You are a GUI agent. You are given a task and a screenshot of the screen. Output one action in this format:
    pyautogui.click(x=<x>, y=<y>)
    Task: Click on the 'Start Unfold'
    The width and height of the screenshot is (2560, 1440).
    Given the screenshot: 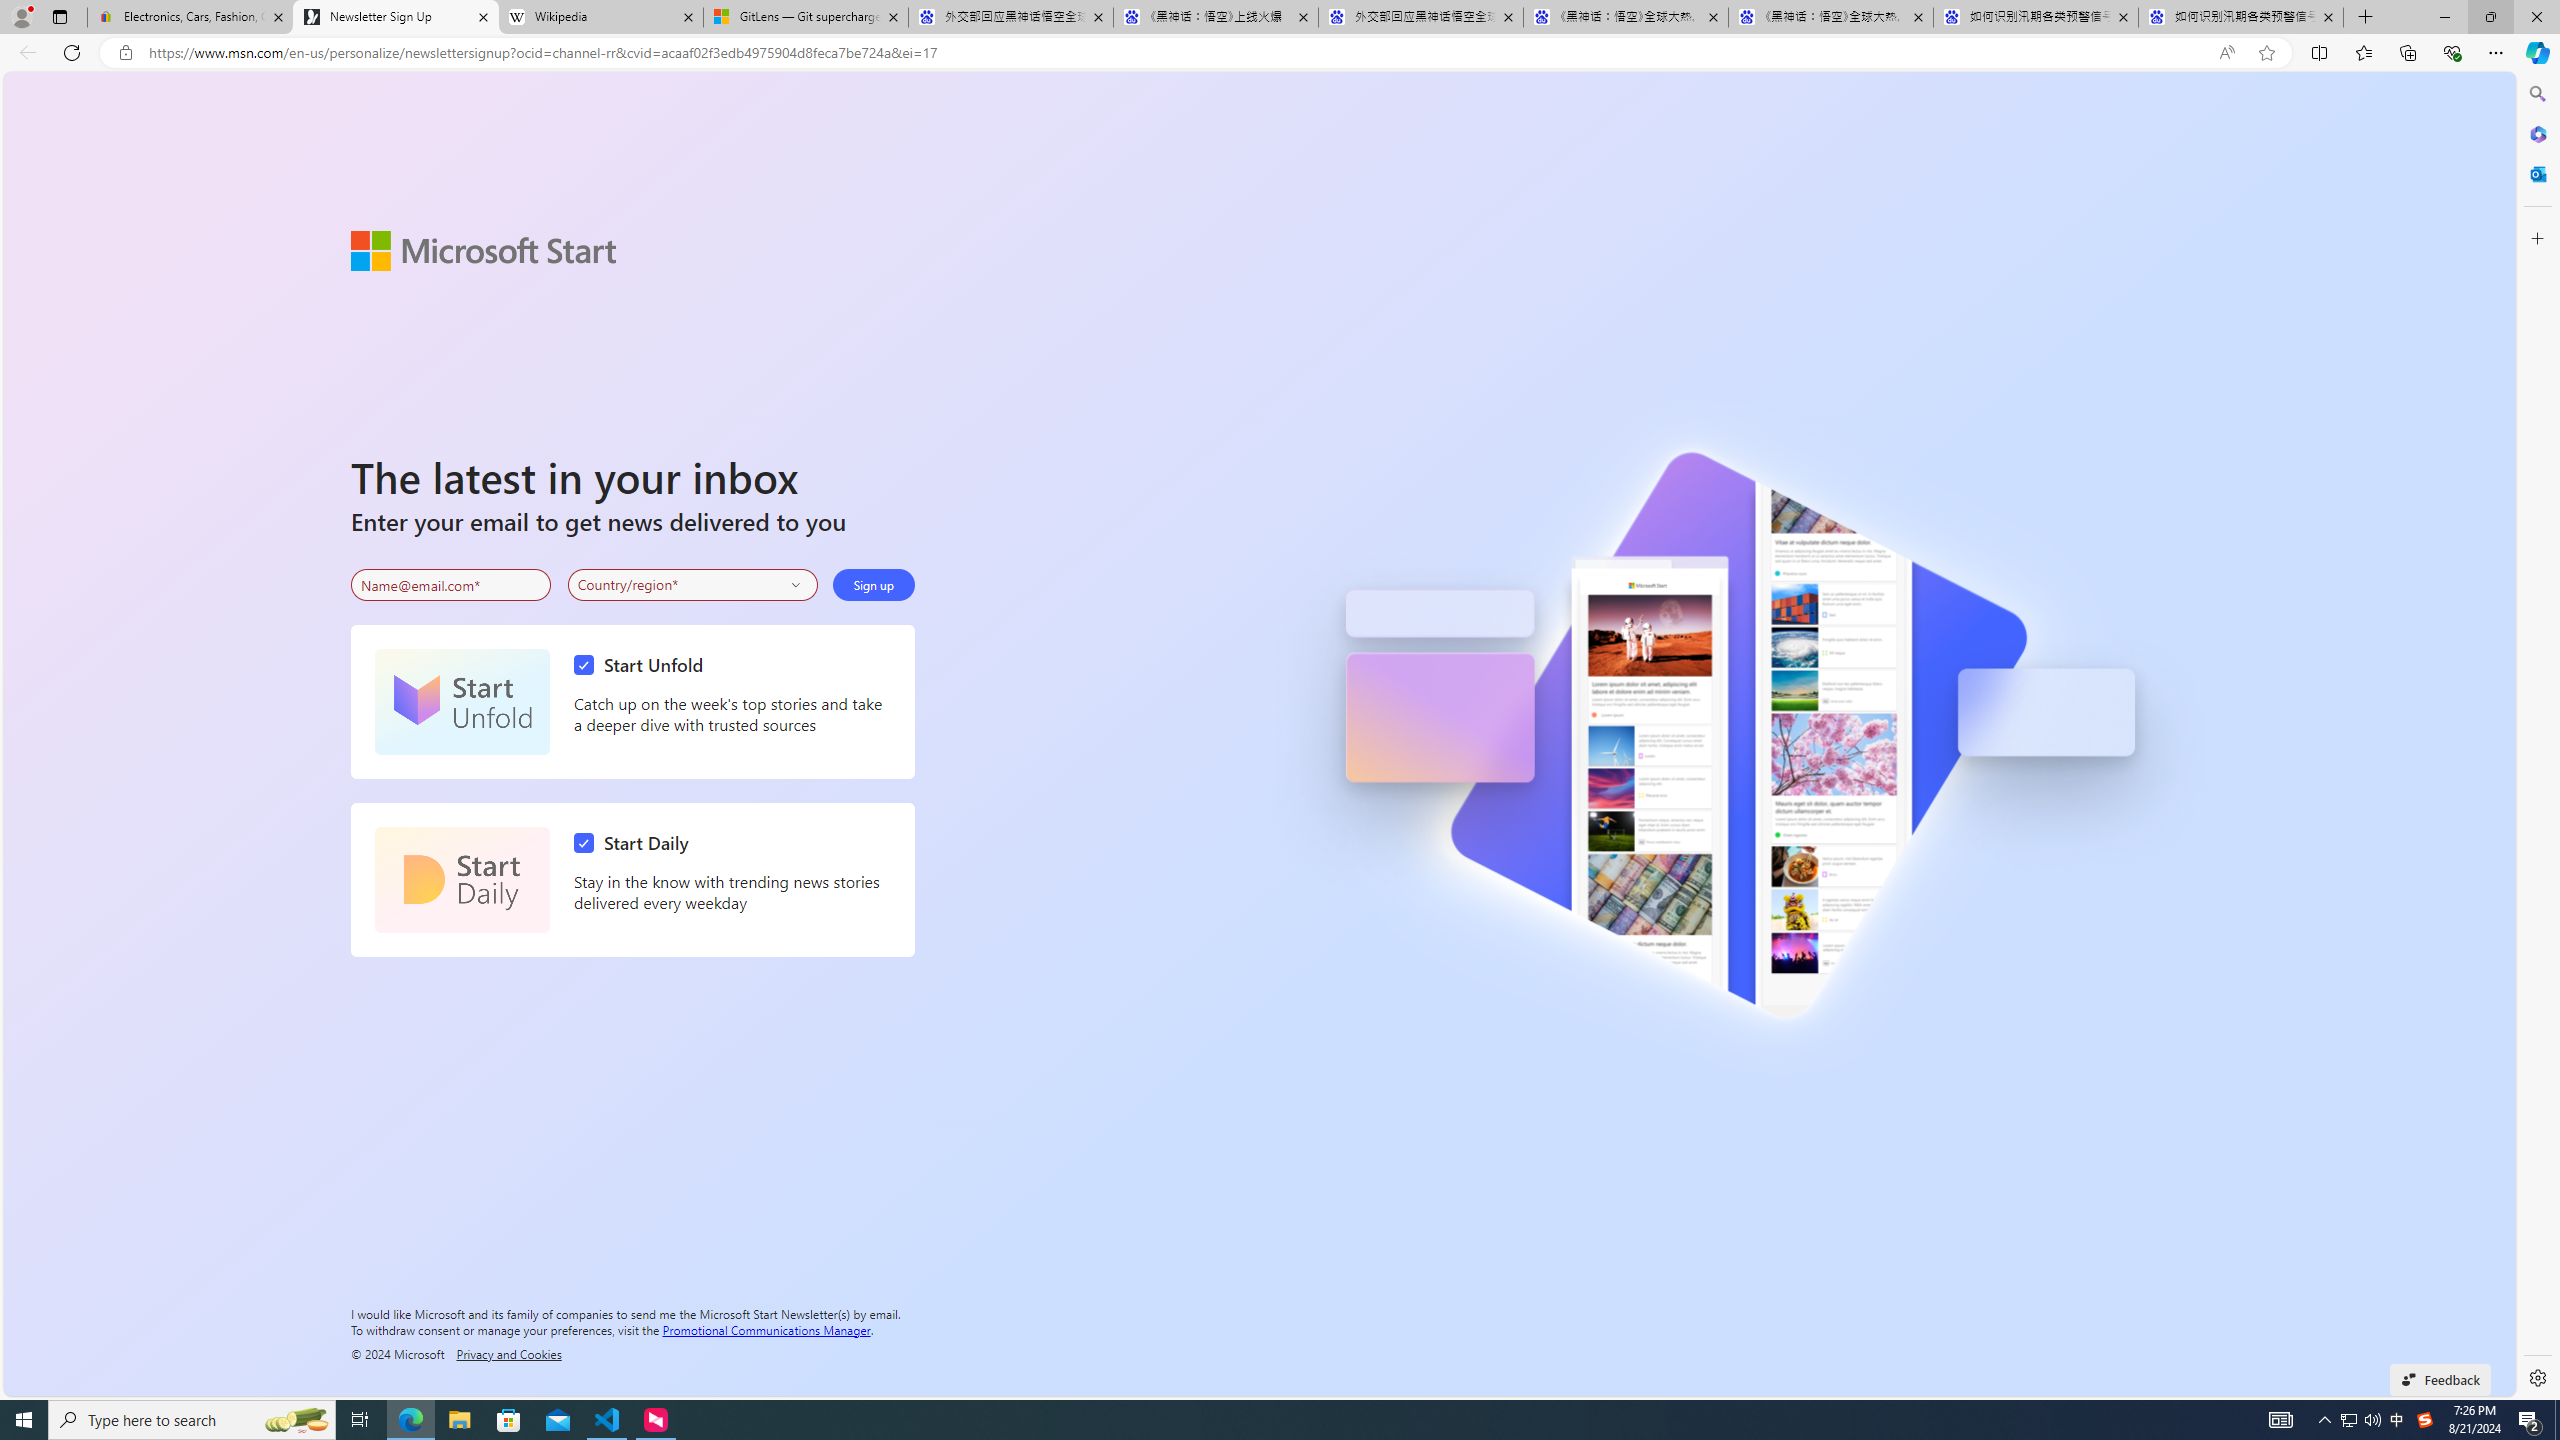 What is the action you would take?
    pyautogui.click(x=461, y=701)
    